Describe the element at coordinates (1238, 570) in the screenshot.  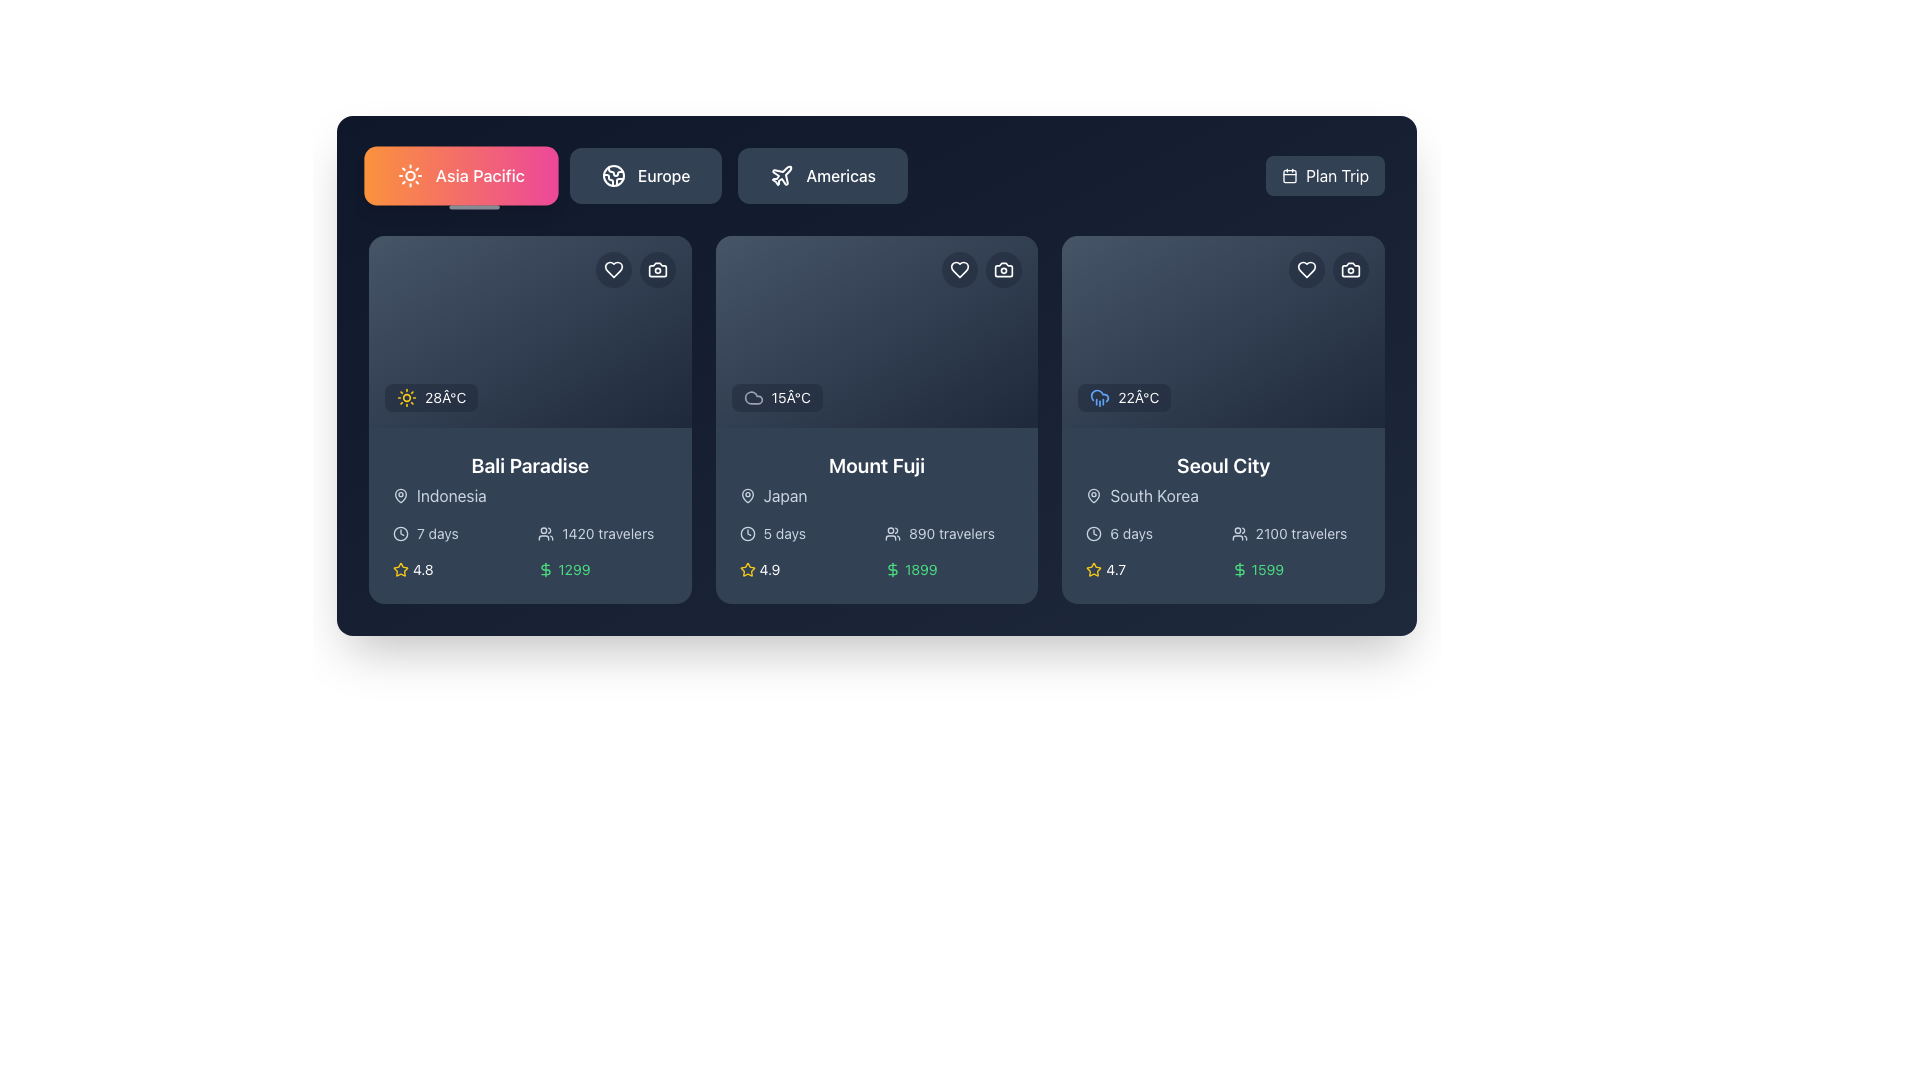
I see `the bright green dollar sign icon located to the left of the numeric text '1599' within the lower section of the 'Seoul City' card` at that location.